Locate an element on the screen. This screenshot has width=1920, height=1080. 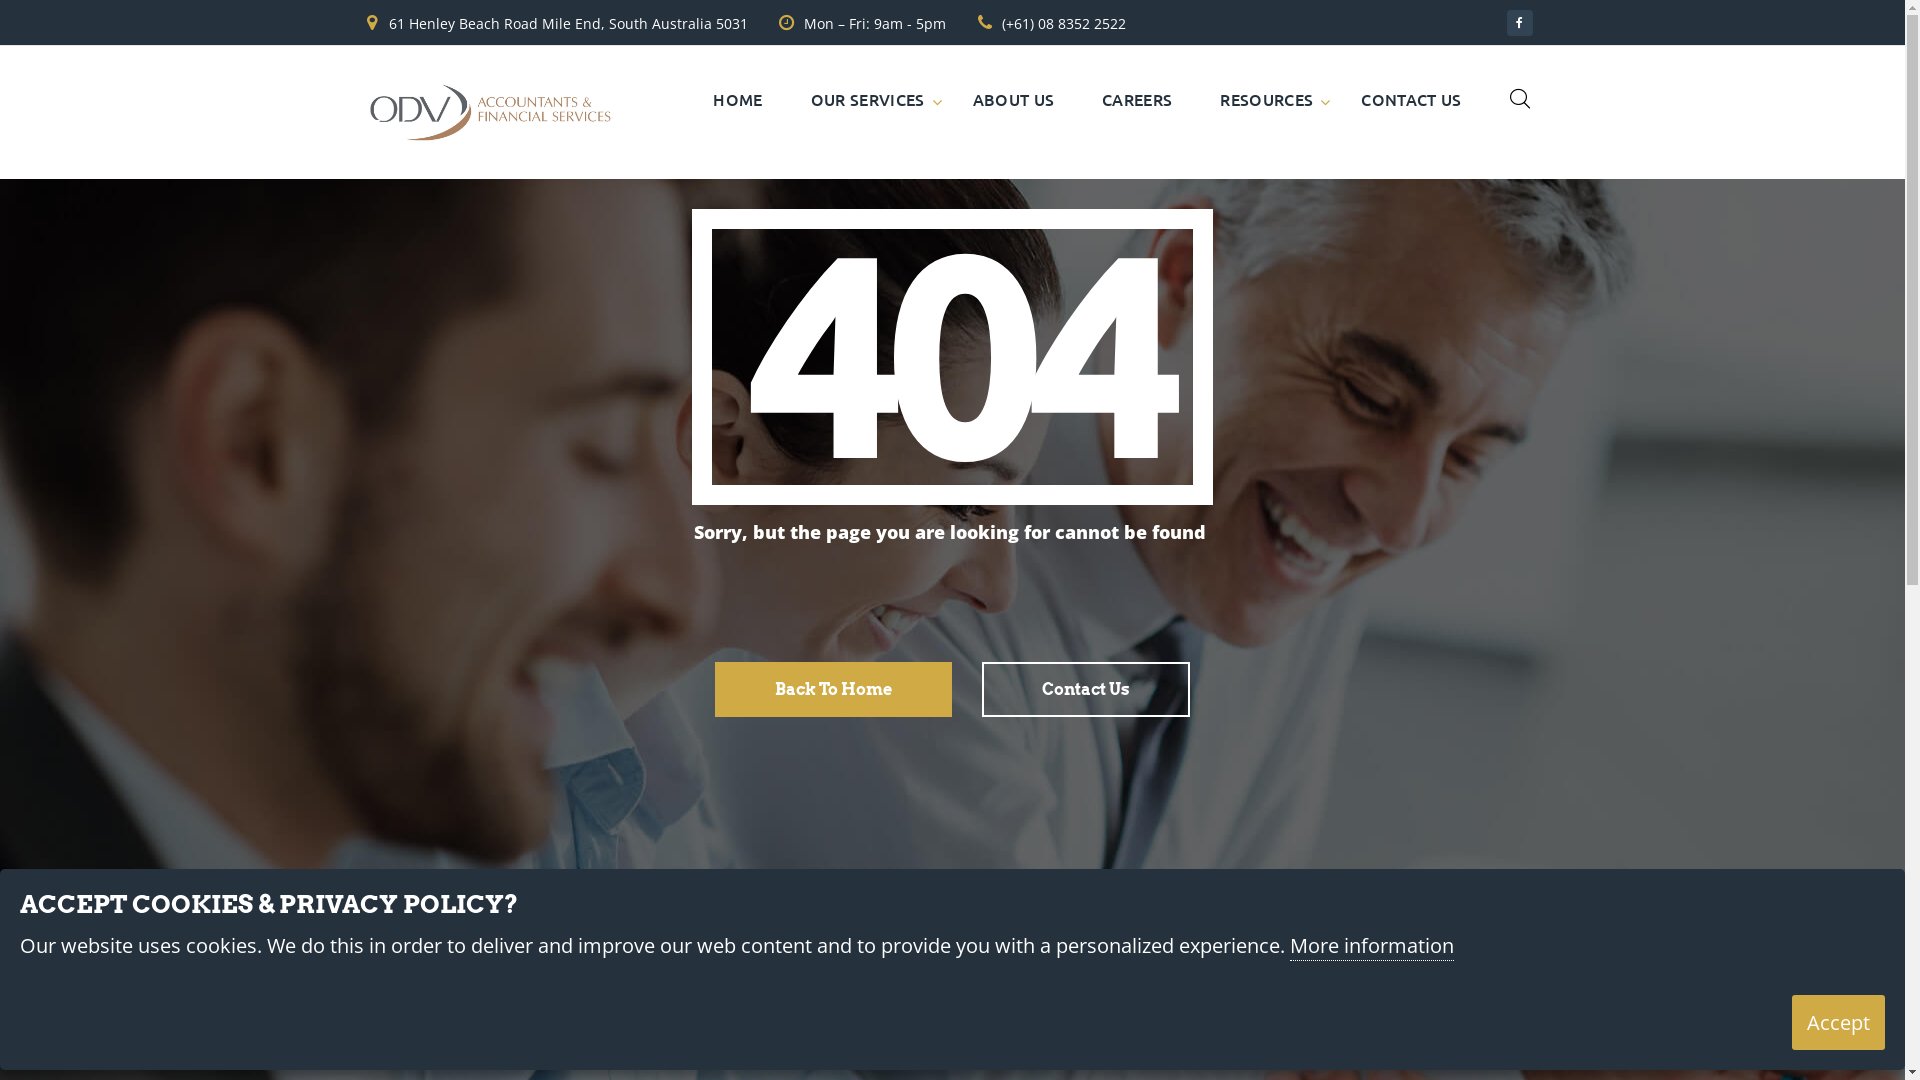
'Facebook' is located at coordinates (1518, 23).